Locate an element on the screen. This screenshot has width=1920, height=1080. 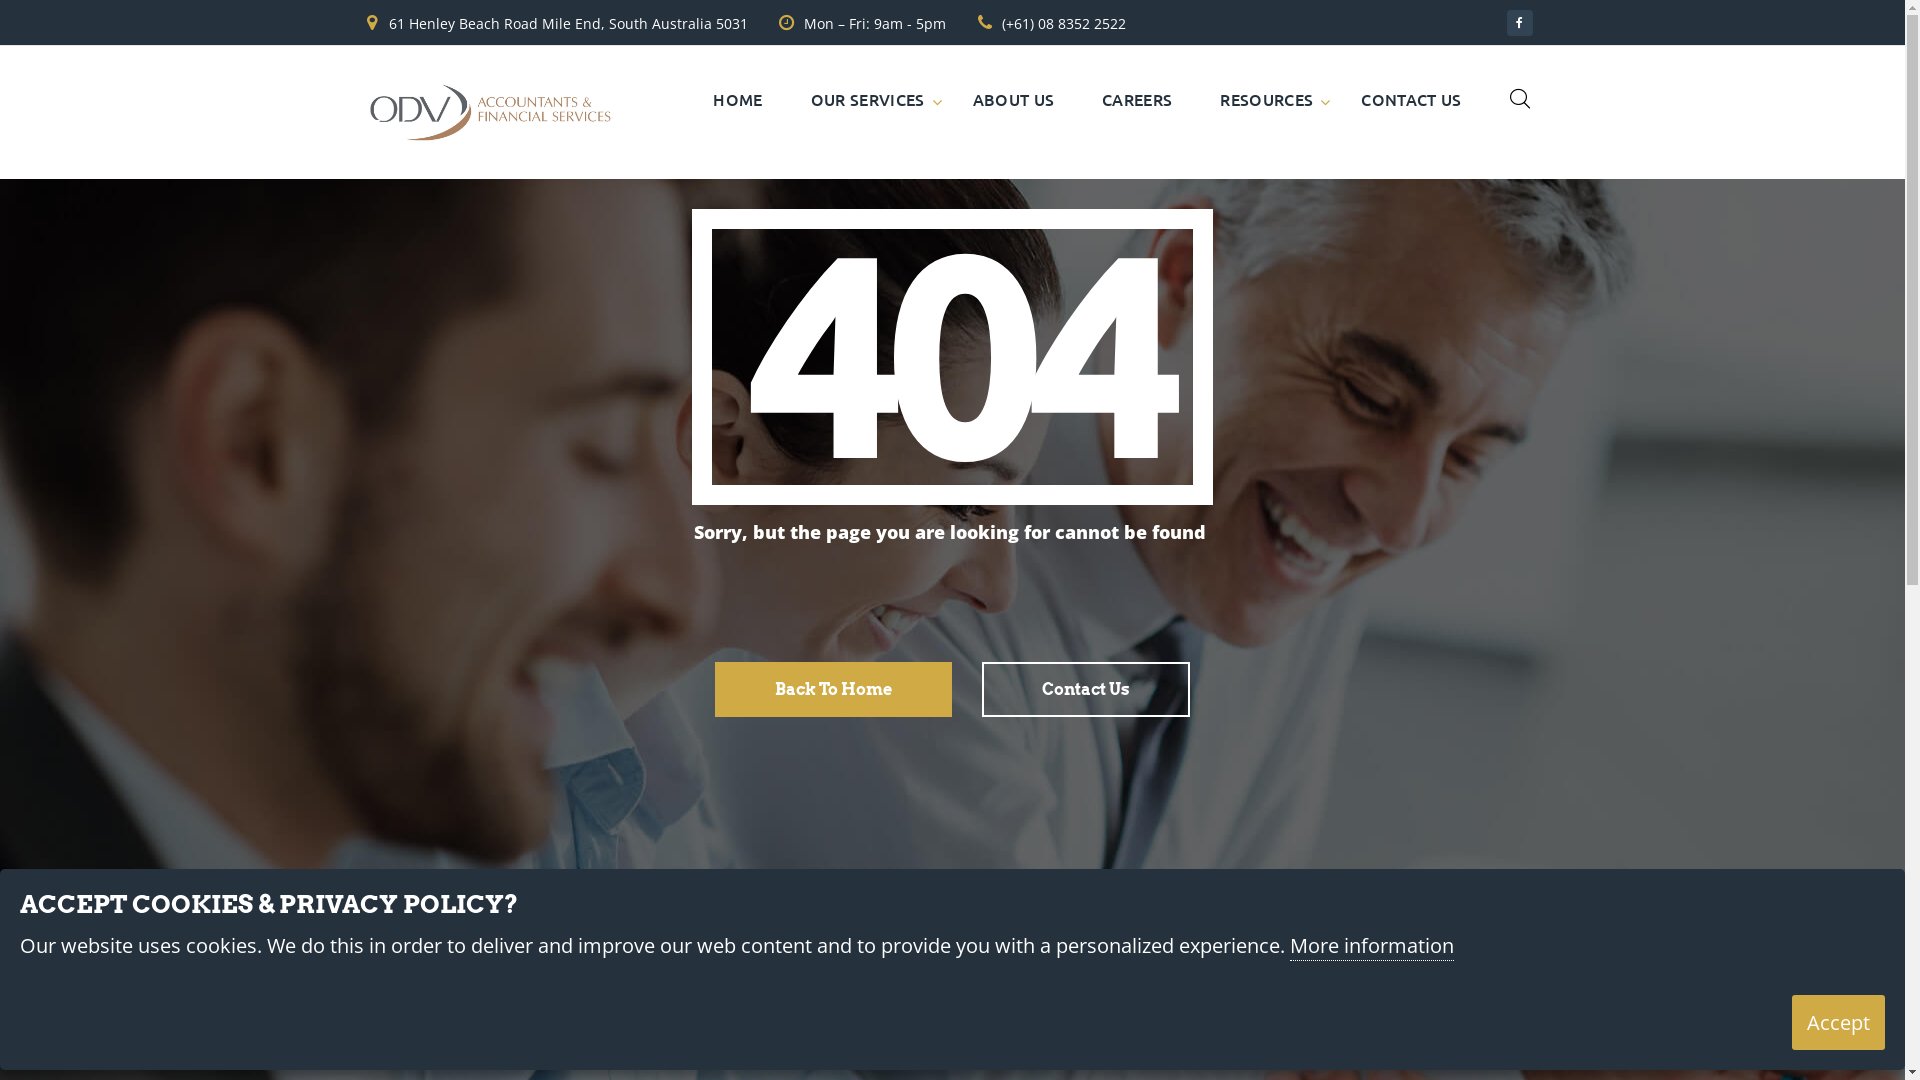
'Facebook' is located at coordinates (1518, 23).